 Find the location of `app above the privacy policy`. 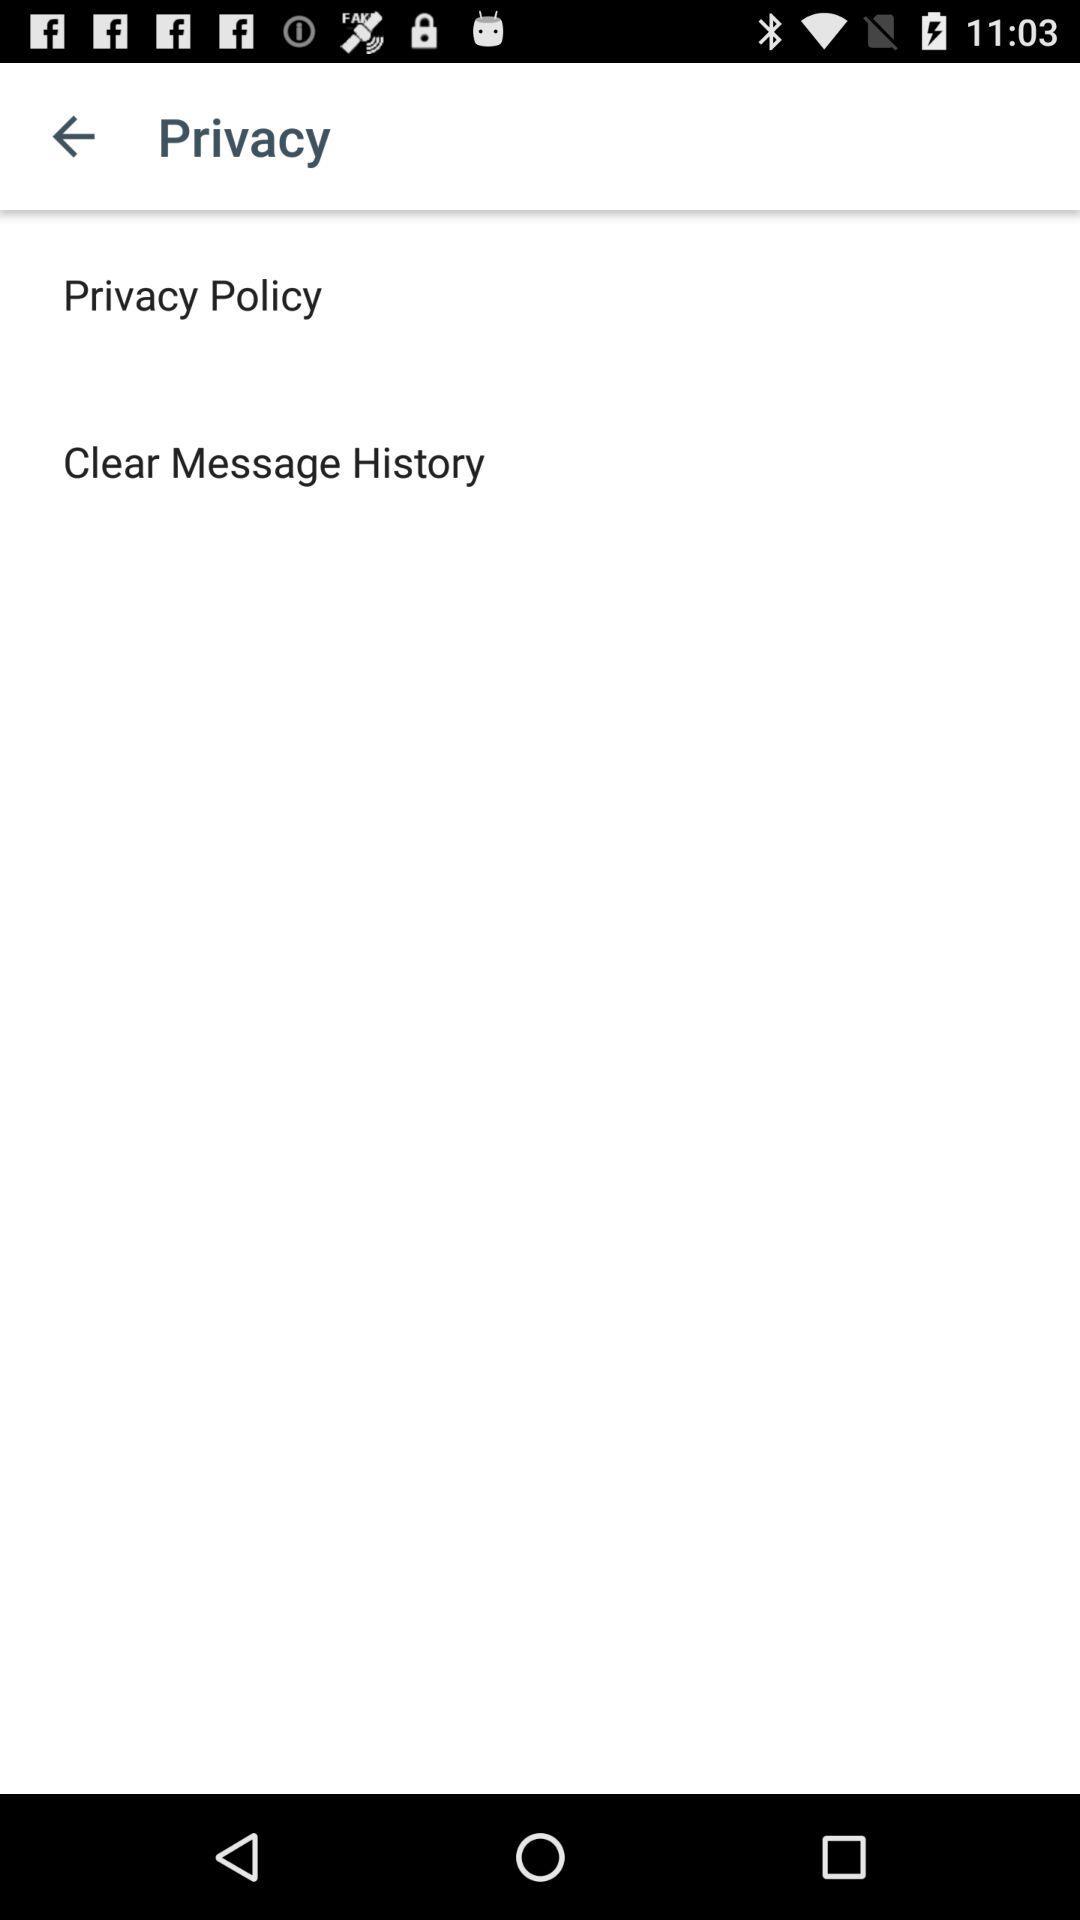

app above the privacy policy is located at coordinates (72, 135).